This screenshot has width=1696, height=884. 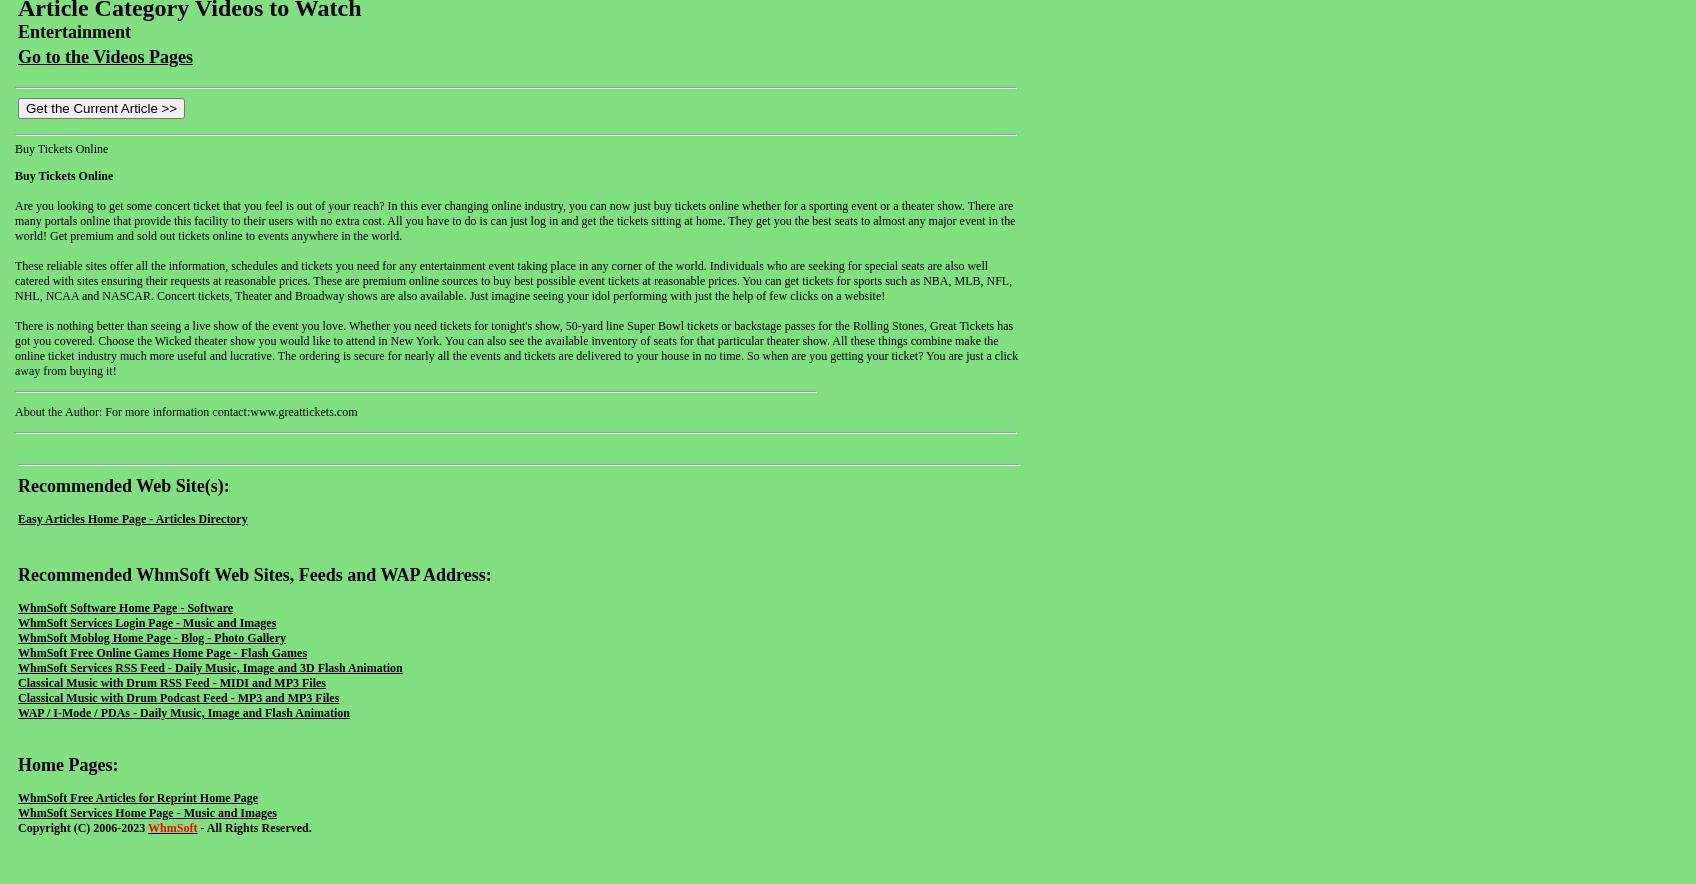 I want to click on 'WhmSoft', so click(x=172, y=826).